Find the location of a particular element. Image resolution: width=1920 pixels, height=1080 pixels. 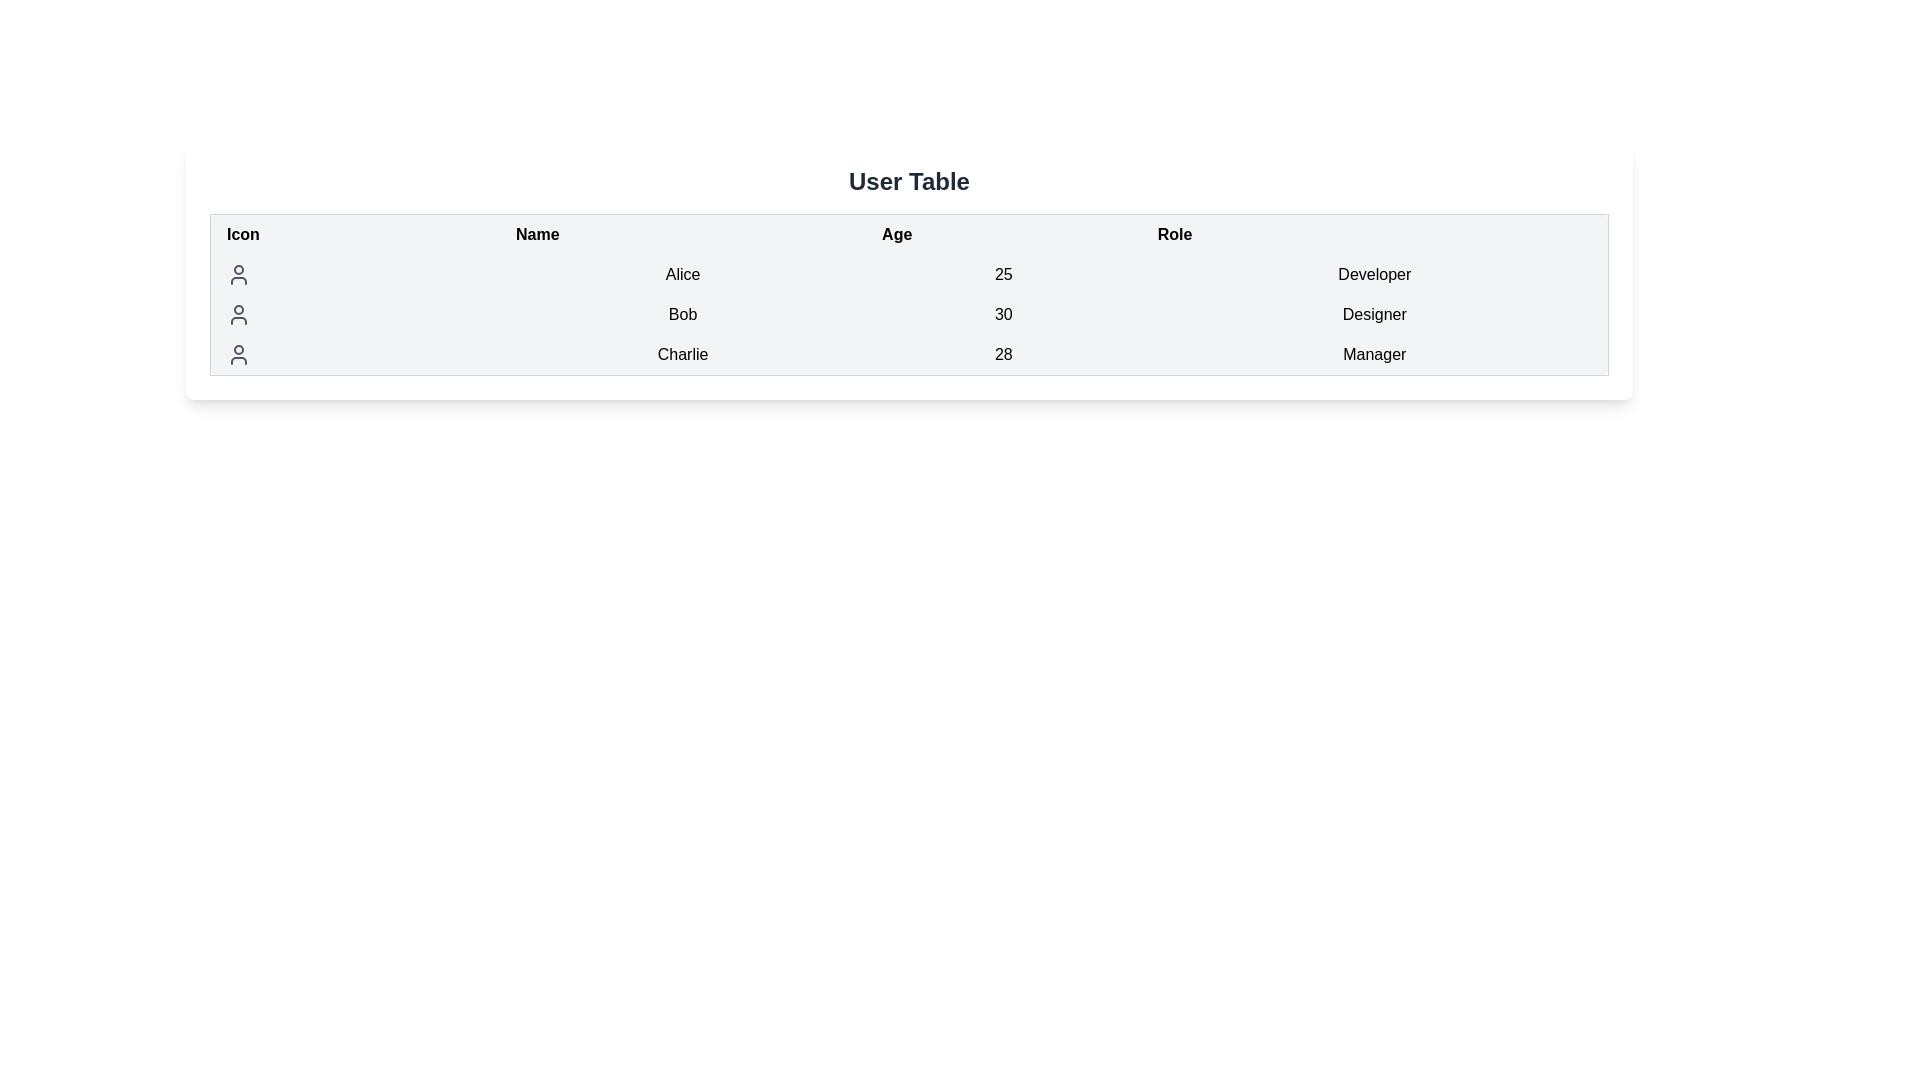

the table row displaying details about 'Bob', which is the second row in the table is located at coordinates (908, 315).